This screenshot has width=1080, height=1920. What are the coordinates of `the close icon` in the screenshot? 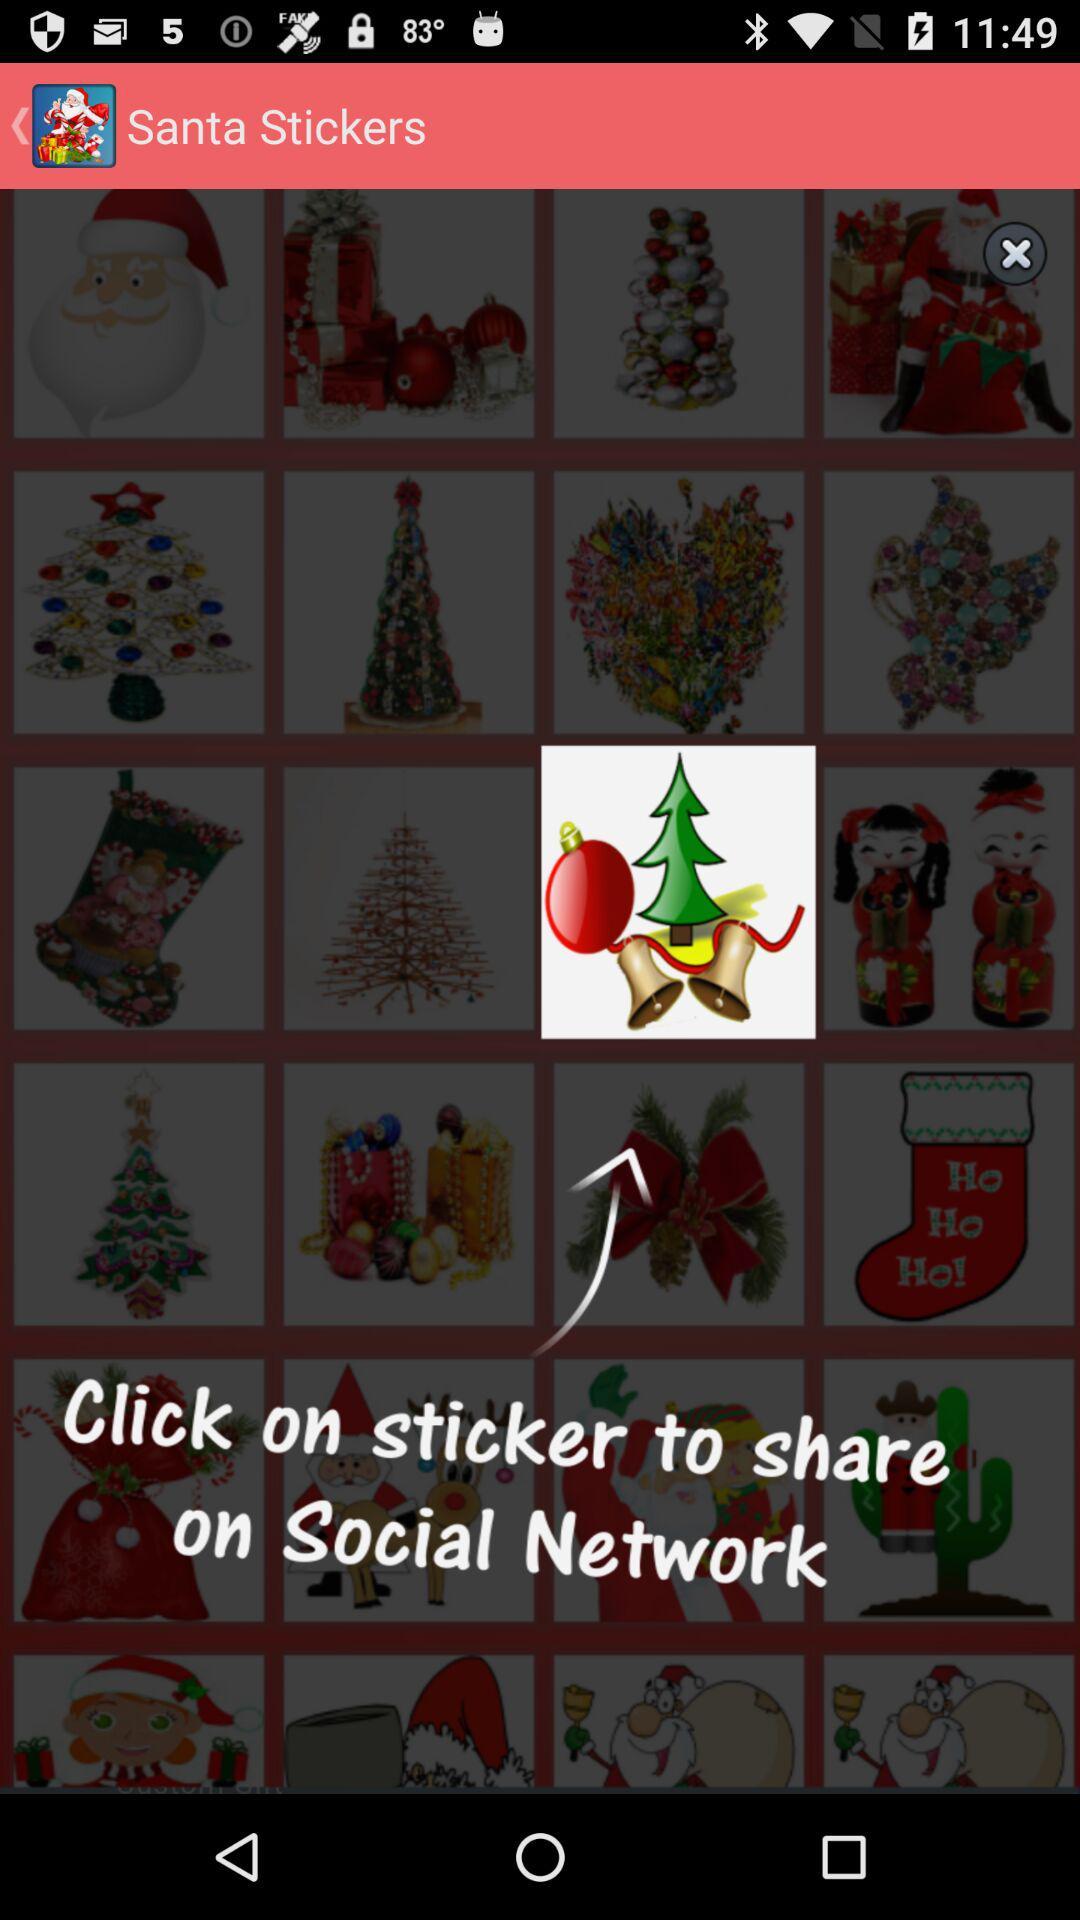 It's located at (1015, 270).